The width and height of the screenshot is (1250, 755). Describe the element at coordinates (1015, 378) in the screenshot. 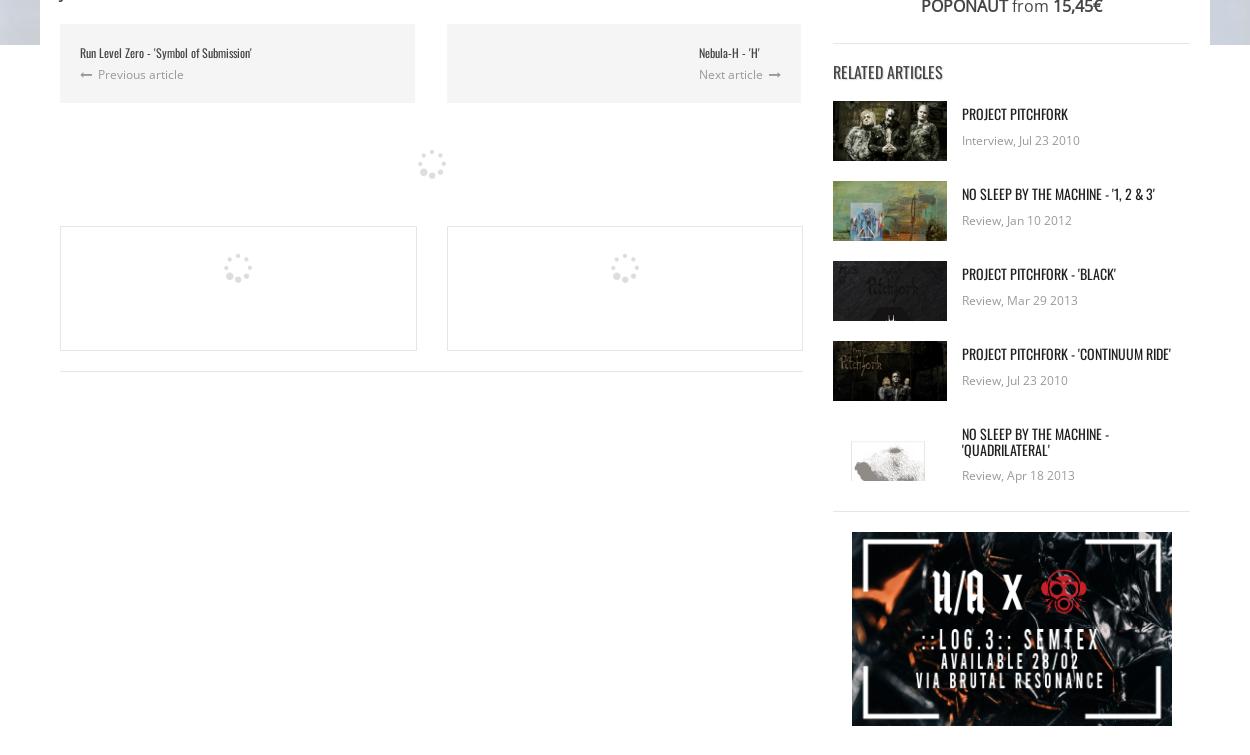

I see `'Review, Jul 23 2010'` at that location.